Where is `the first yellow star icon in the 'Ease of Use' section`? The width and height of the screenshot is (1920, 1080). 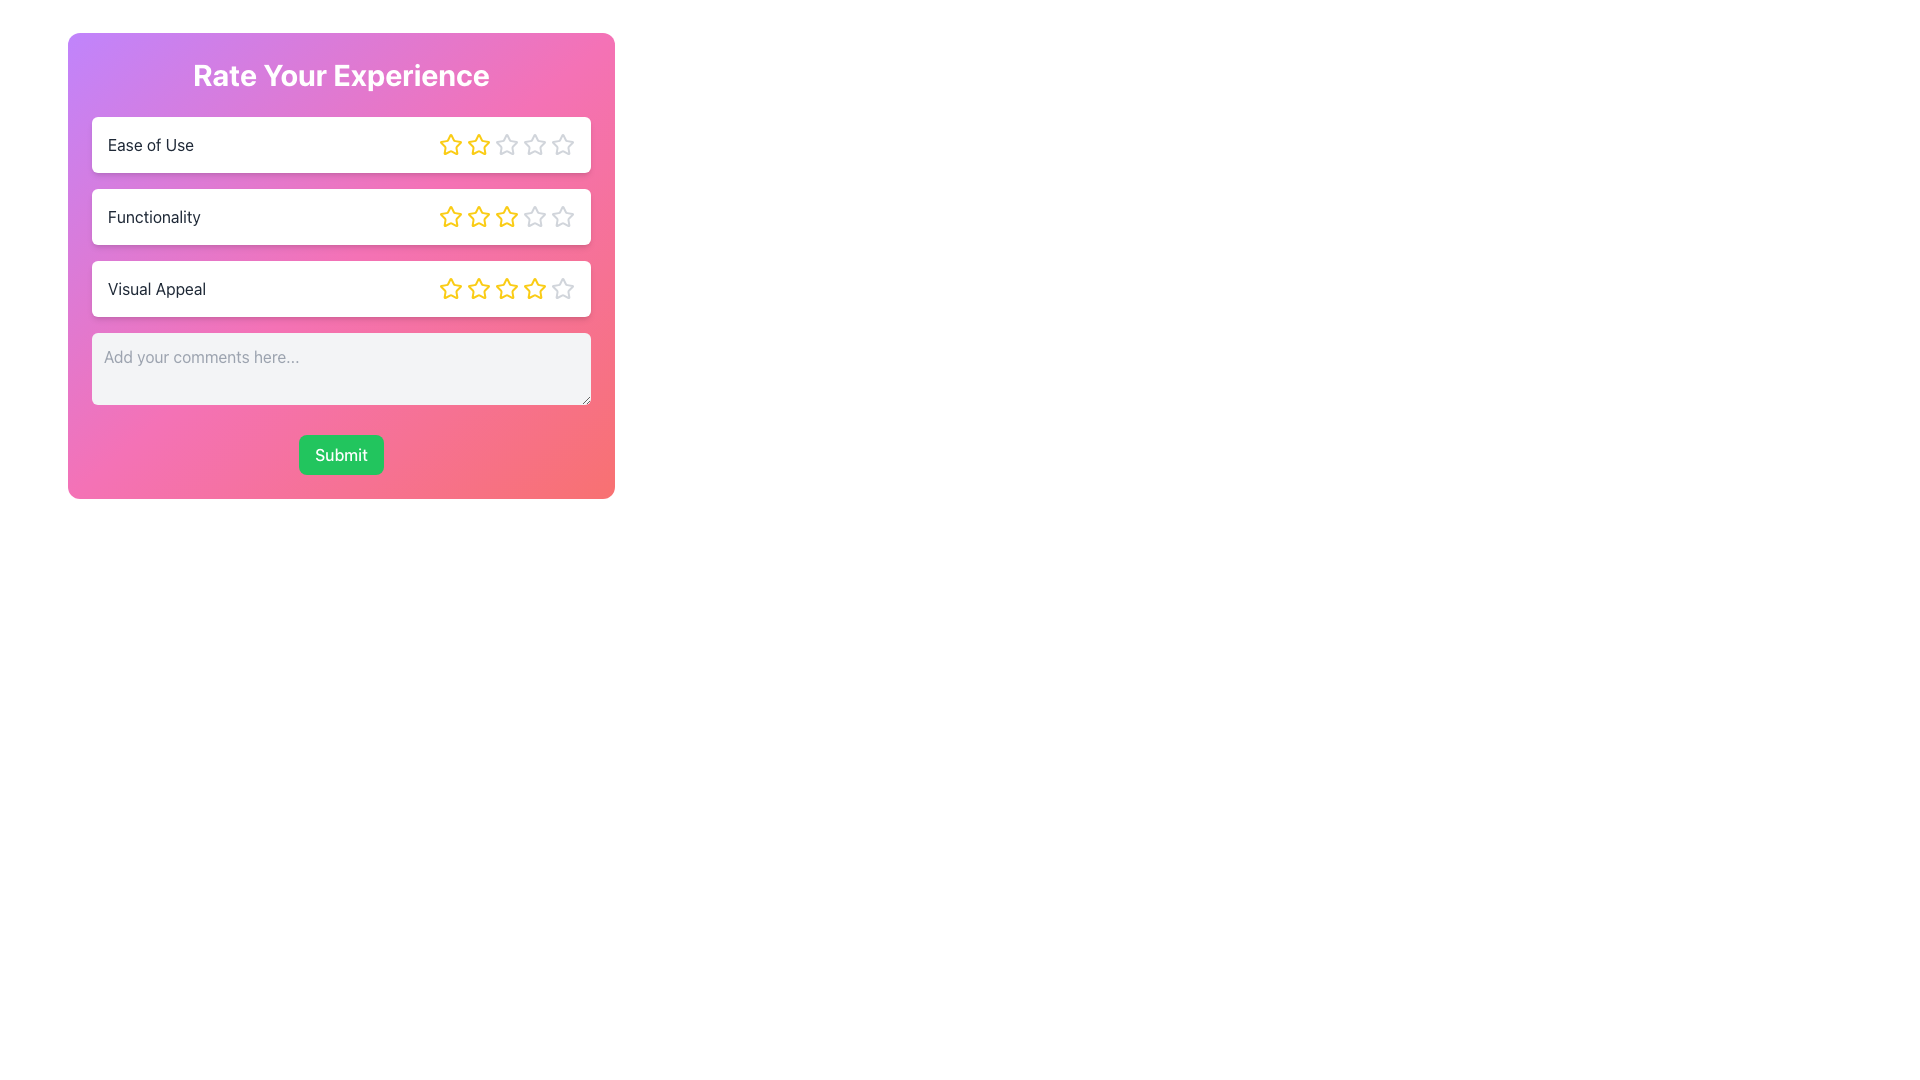 the first yellow star icon in the 'Ease of Use' section is located at coordinates (450, 144).